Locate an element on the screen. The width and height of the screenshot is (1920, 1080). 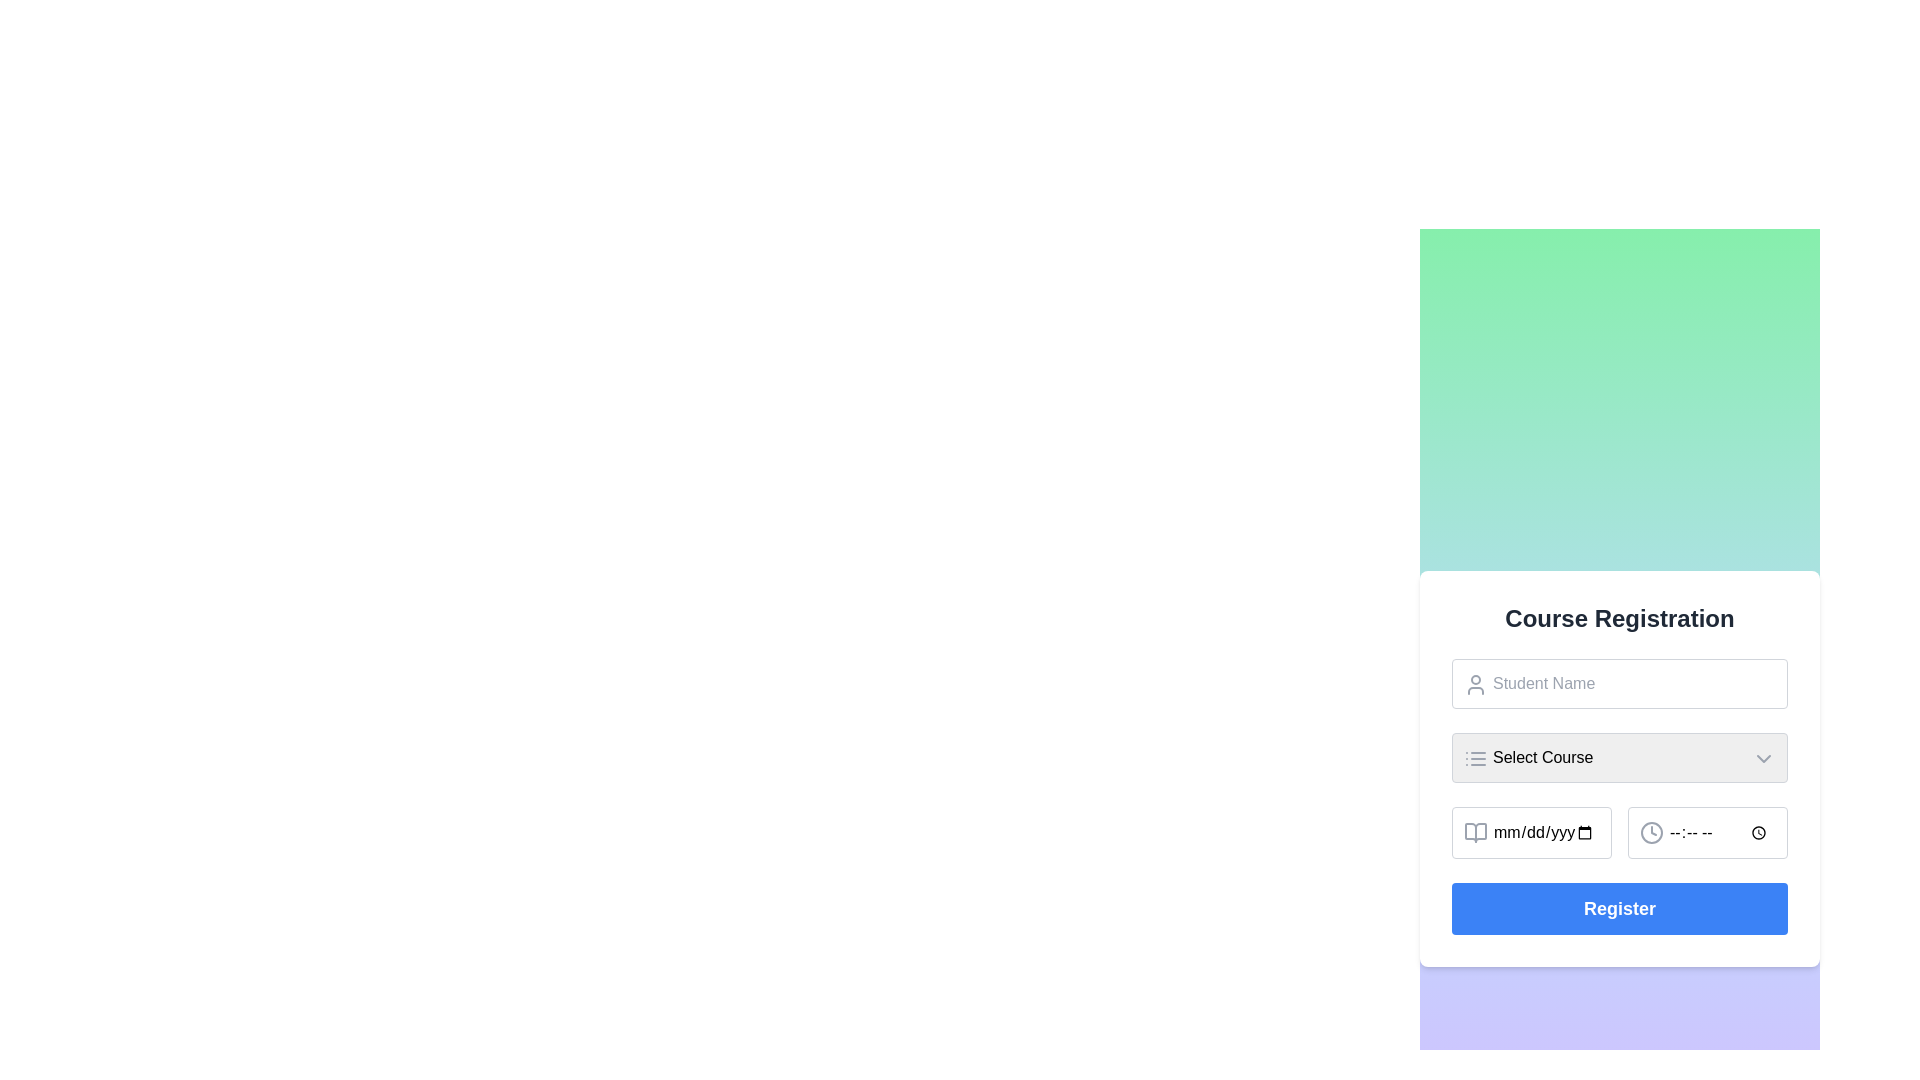
the open book icon with a gray outline, located to the left of the 'mm/dd/yyyy' text field in the course registration form is located at coordinates (1476, 833).